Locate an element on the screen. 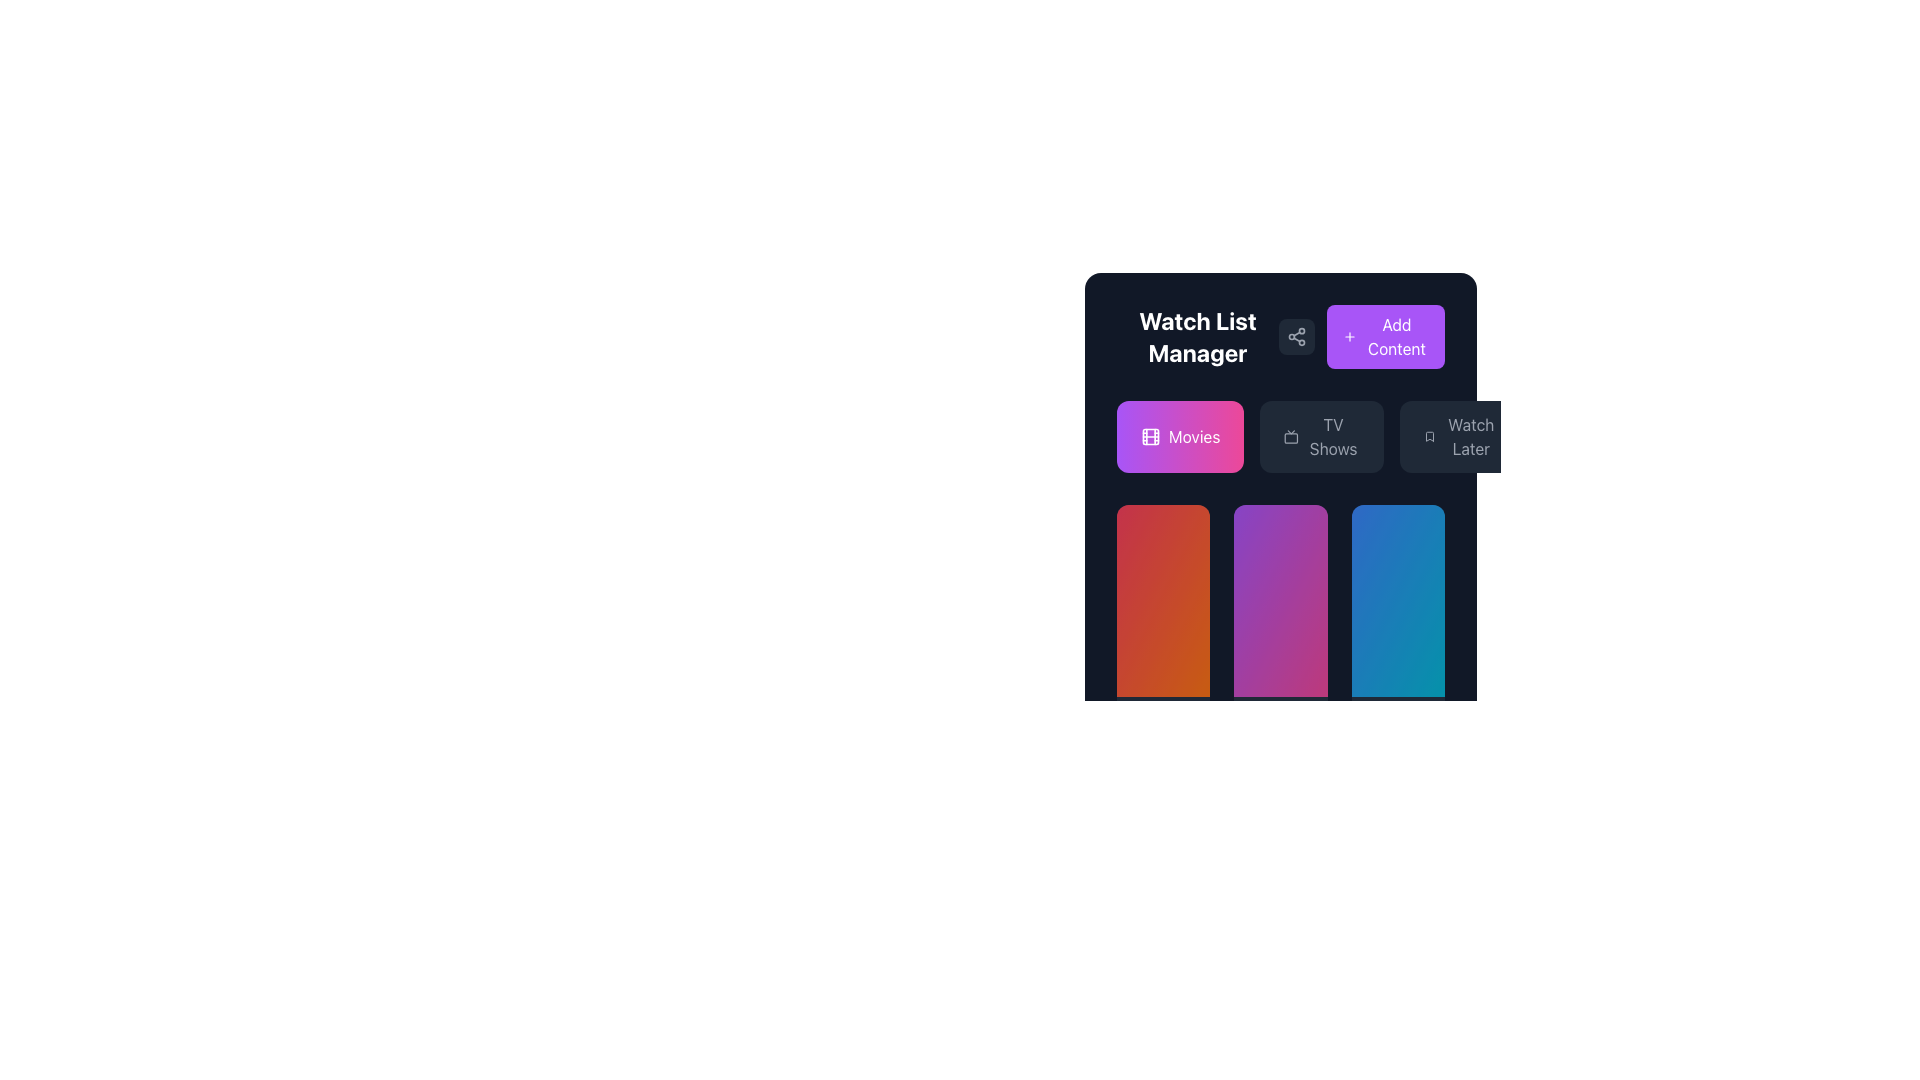 This screenshot has height=1080, width=1920. the 'TV Shows' button, which is a rectangular button with light gray text and a television icon, located between the 'Movies' and 'Watch Later' buttons is located at coordinates (1322, 435).